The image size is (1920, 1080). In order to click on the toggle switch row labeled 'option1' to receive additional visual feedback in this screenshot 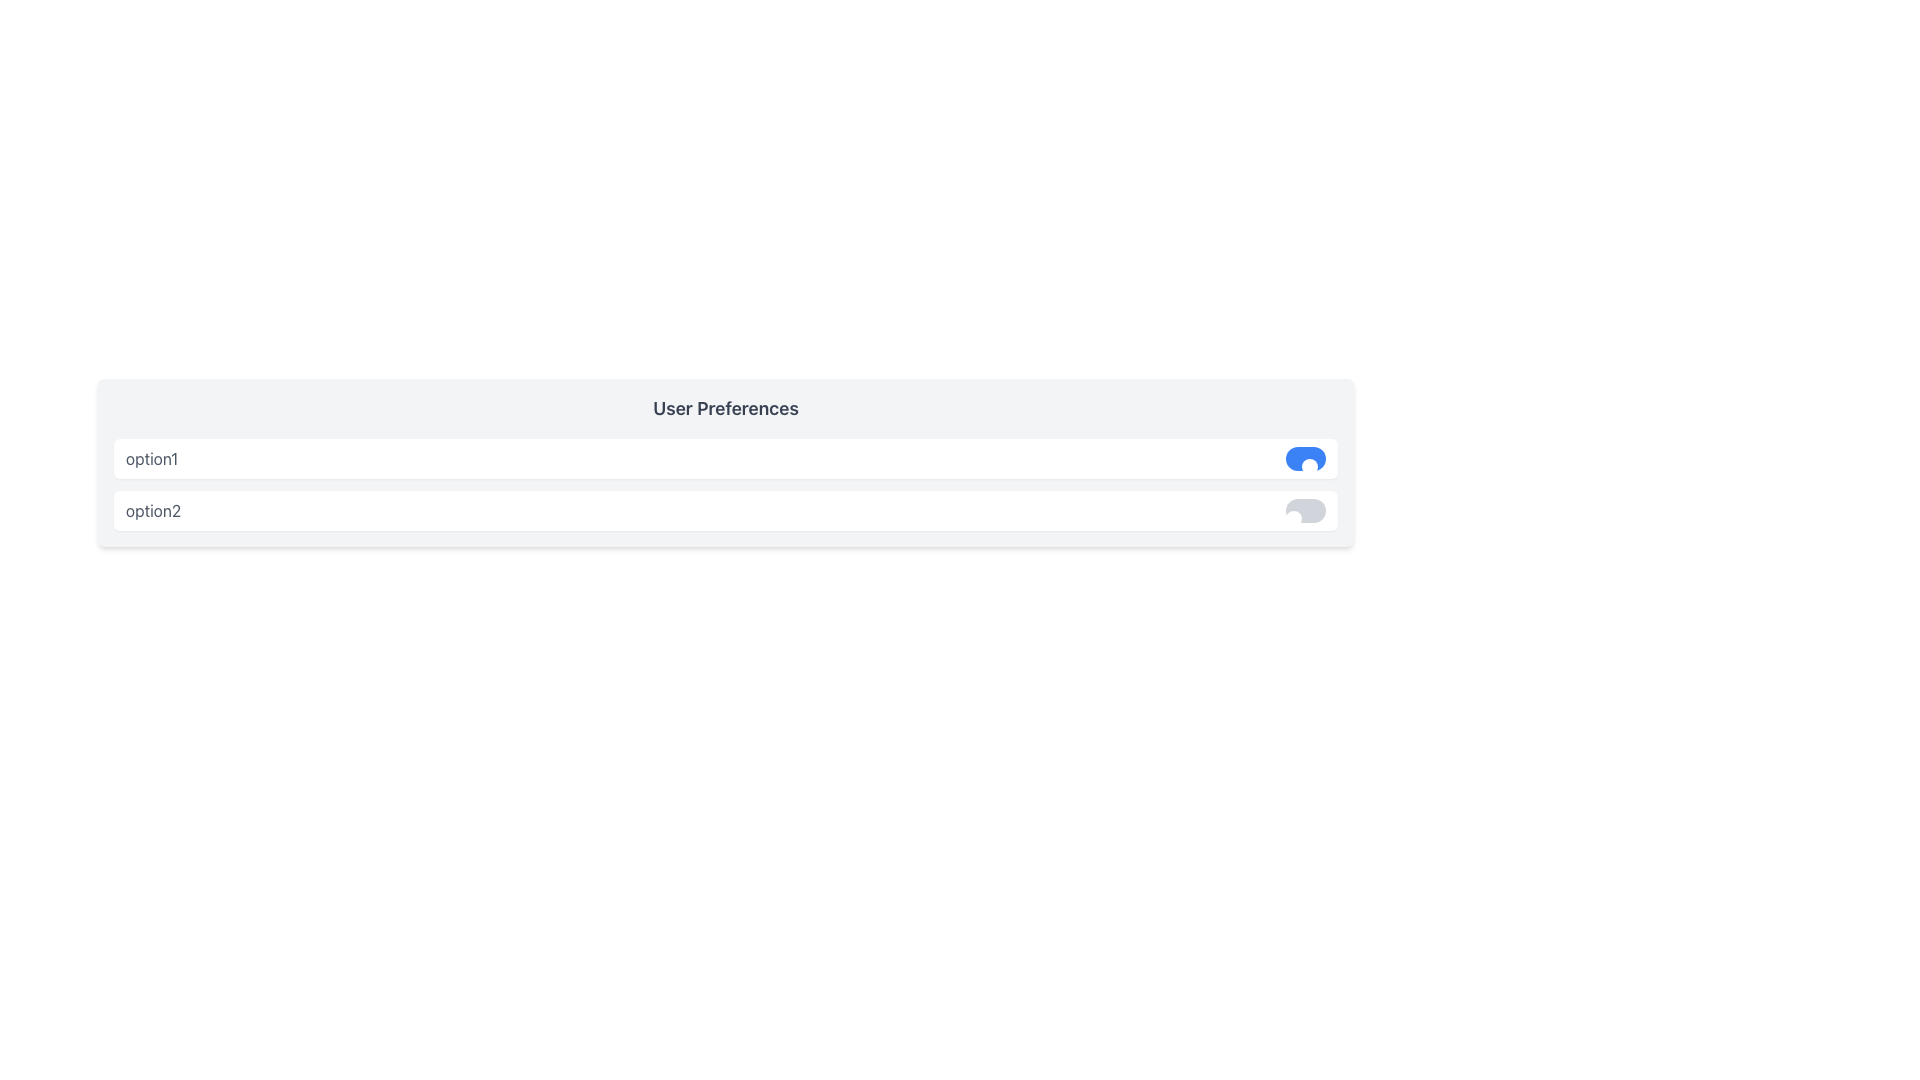, I will do `click(724, 459)`.